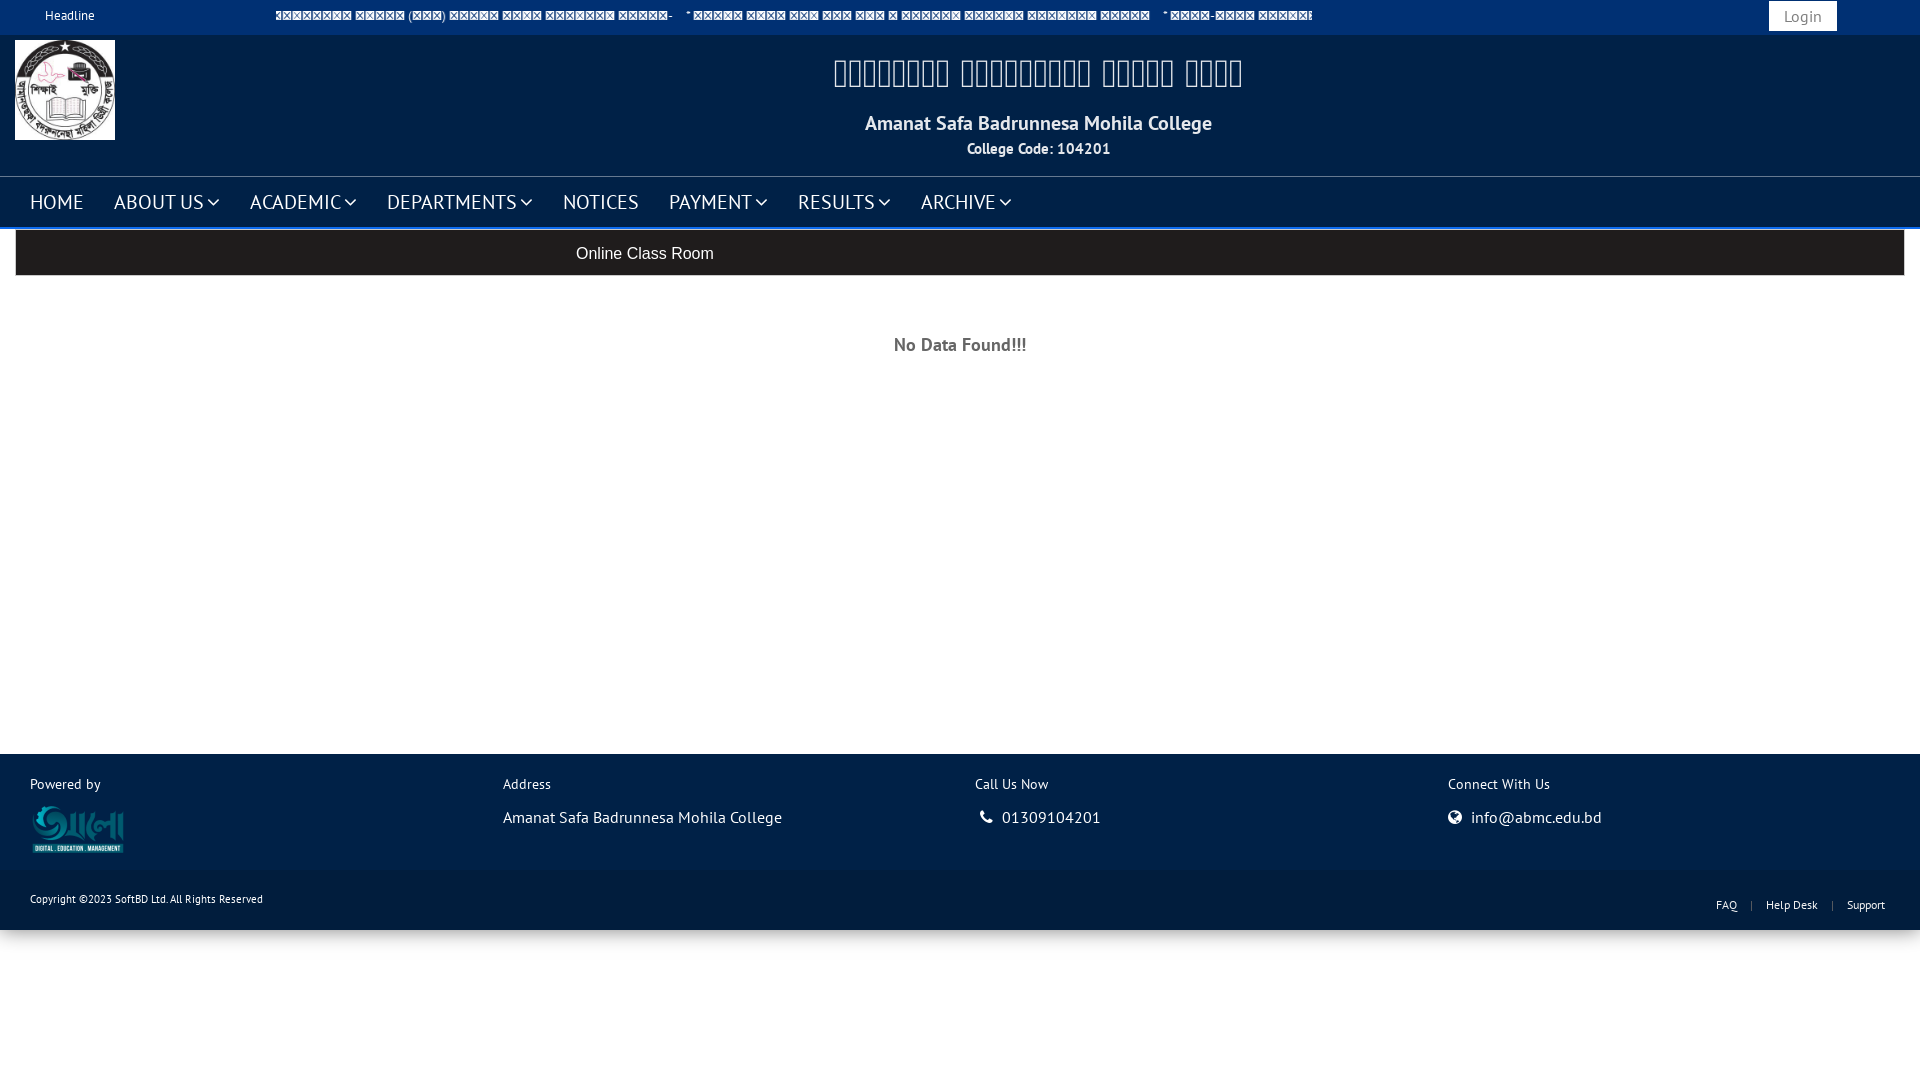 This screenshot has height=1080, width=1920. Describe the element at coordinates (1769, 15) in the screenshot. I see `'Login'` at that location.